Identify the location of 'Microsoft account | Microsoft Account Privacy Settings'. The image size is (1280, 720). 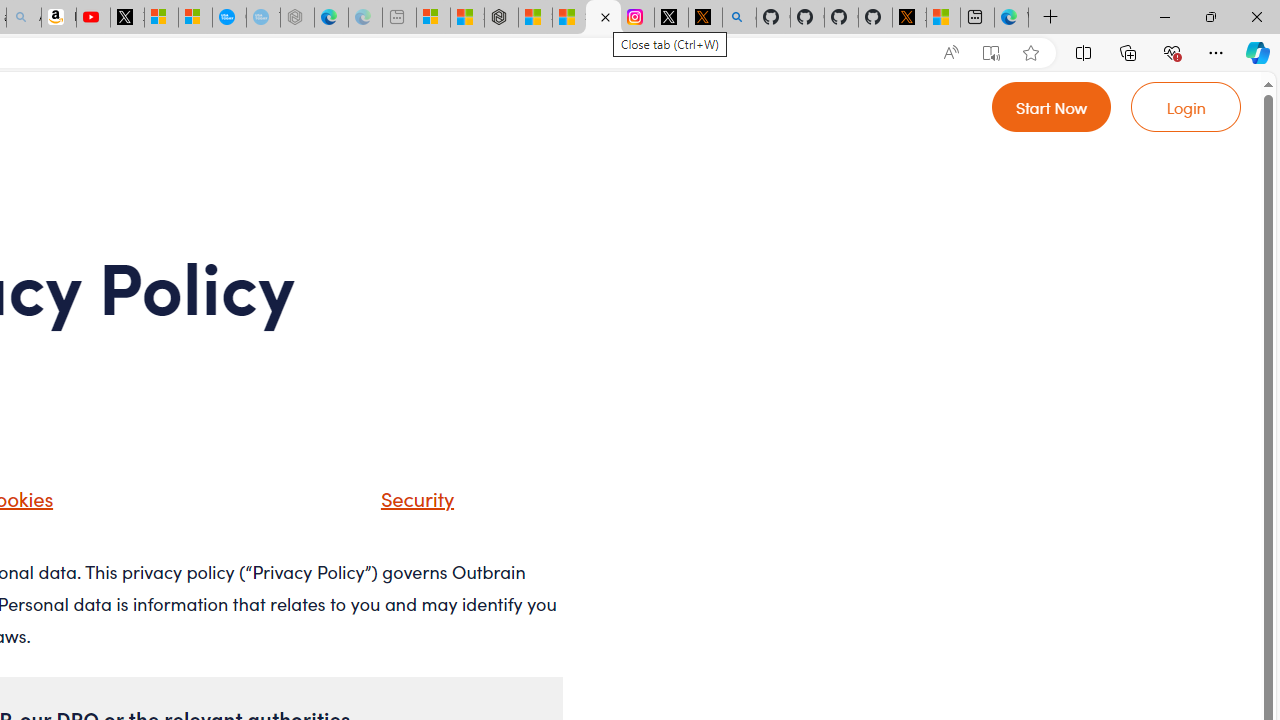
(432, 17).